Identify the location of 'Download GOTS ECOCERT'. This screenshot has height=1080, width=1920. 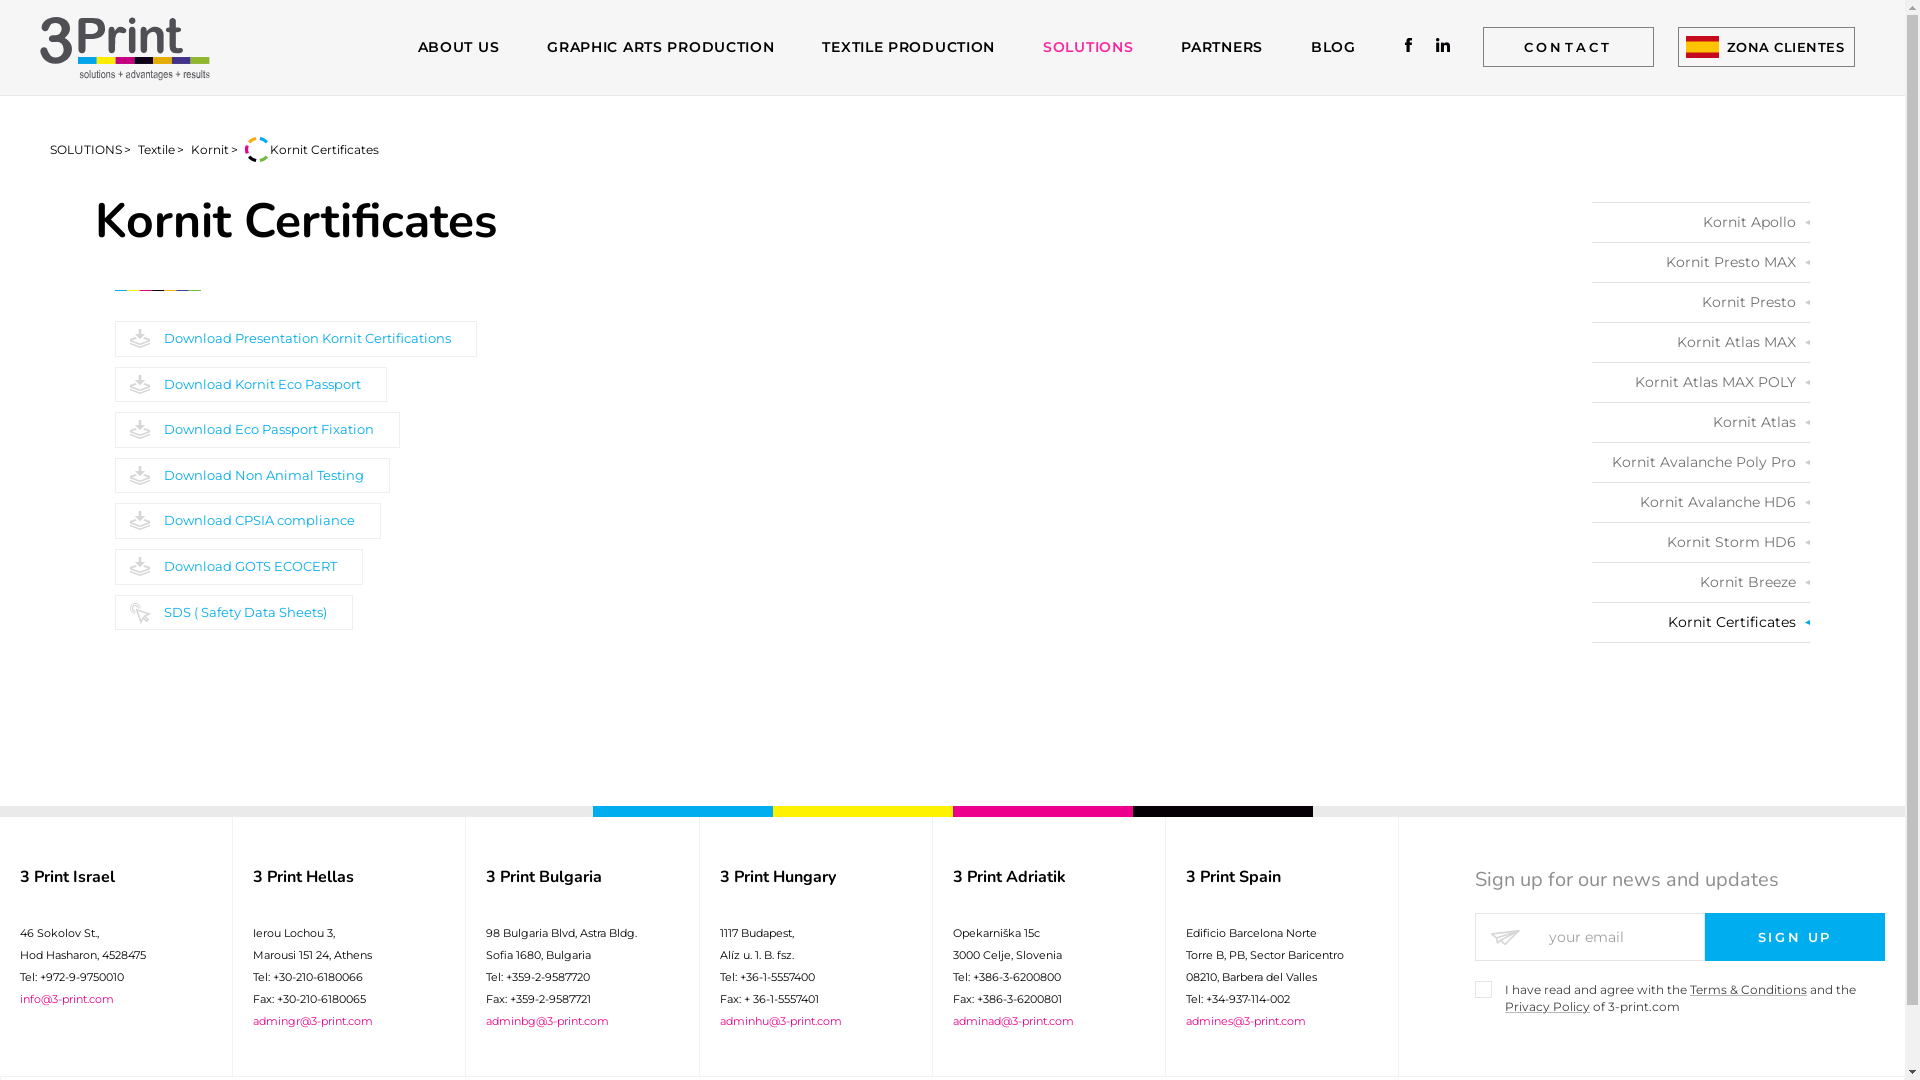
(239, 567).